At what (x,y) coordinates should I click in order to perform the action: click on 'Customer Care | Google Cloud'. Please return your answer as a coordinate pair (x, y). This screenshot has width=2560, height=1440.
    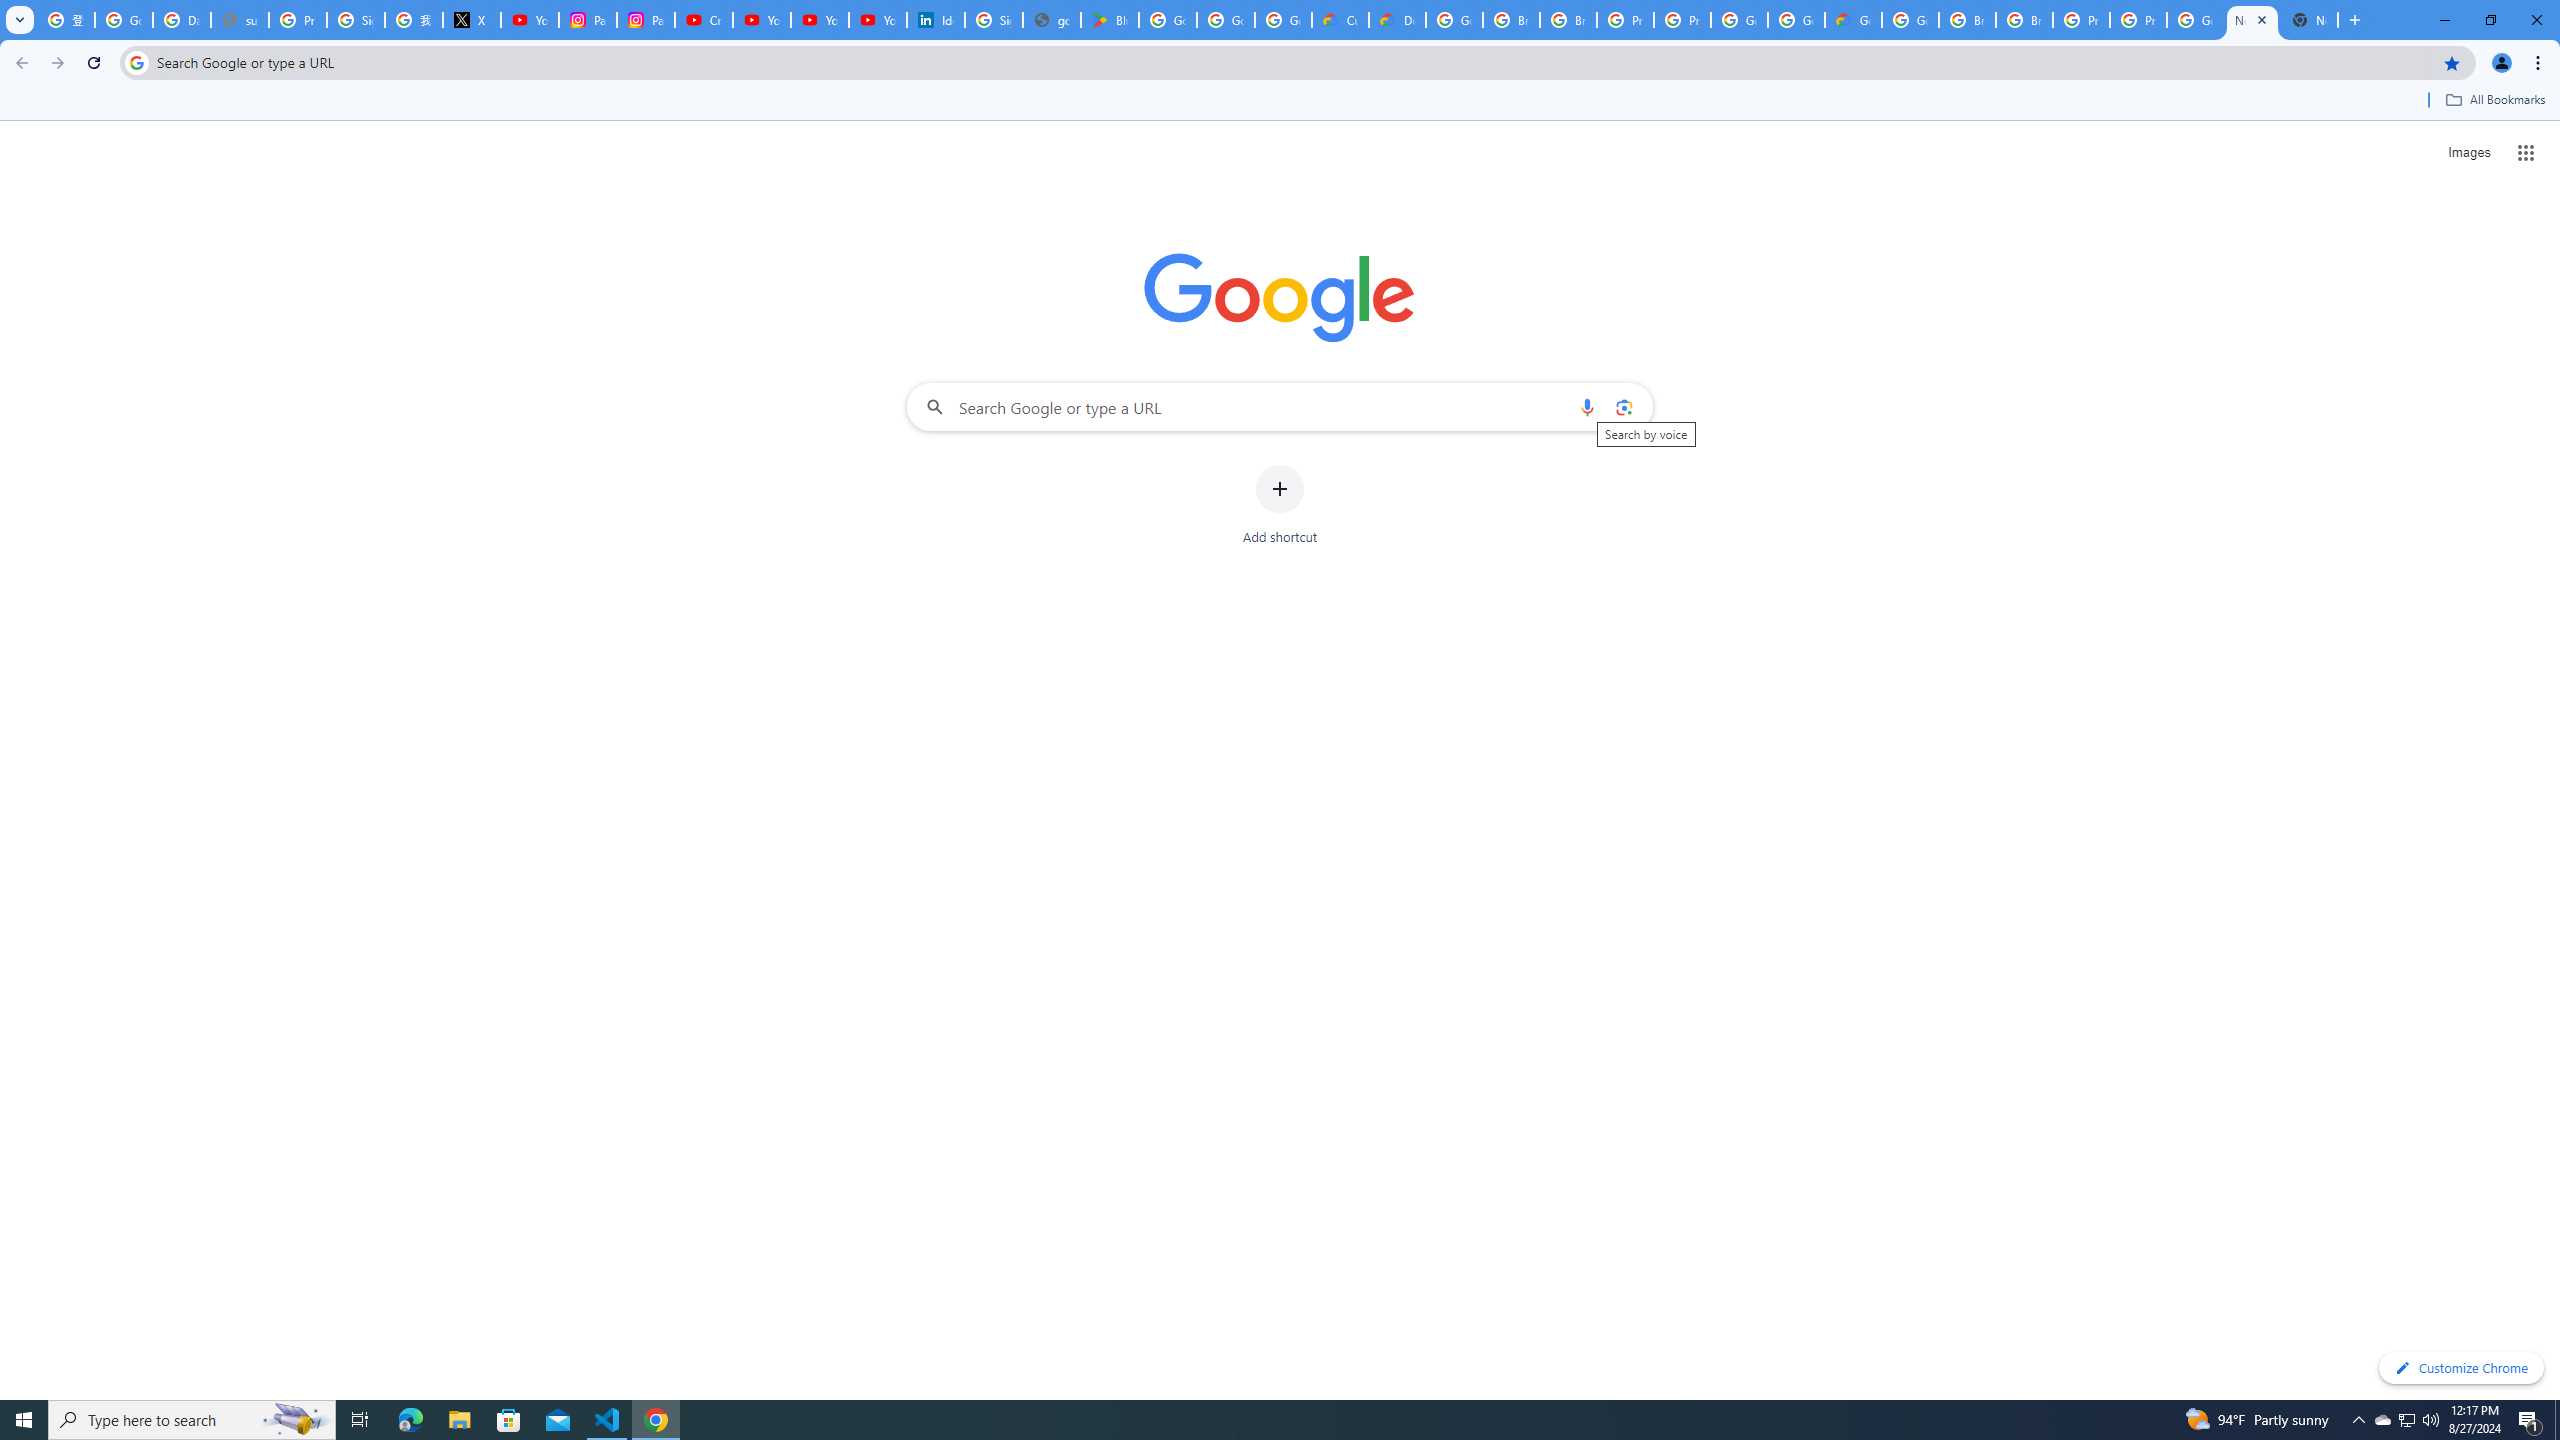
    Looking at the image, I should click on (1340, 19).